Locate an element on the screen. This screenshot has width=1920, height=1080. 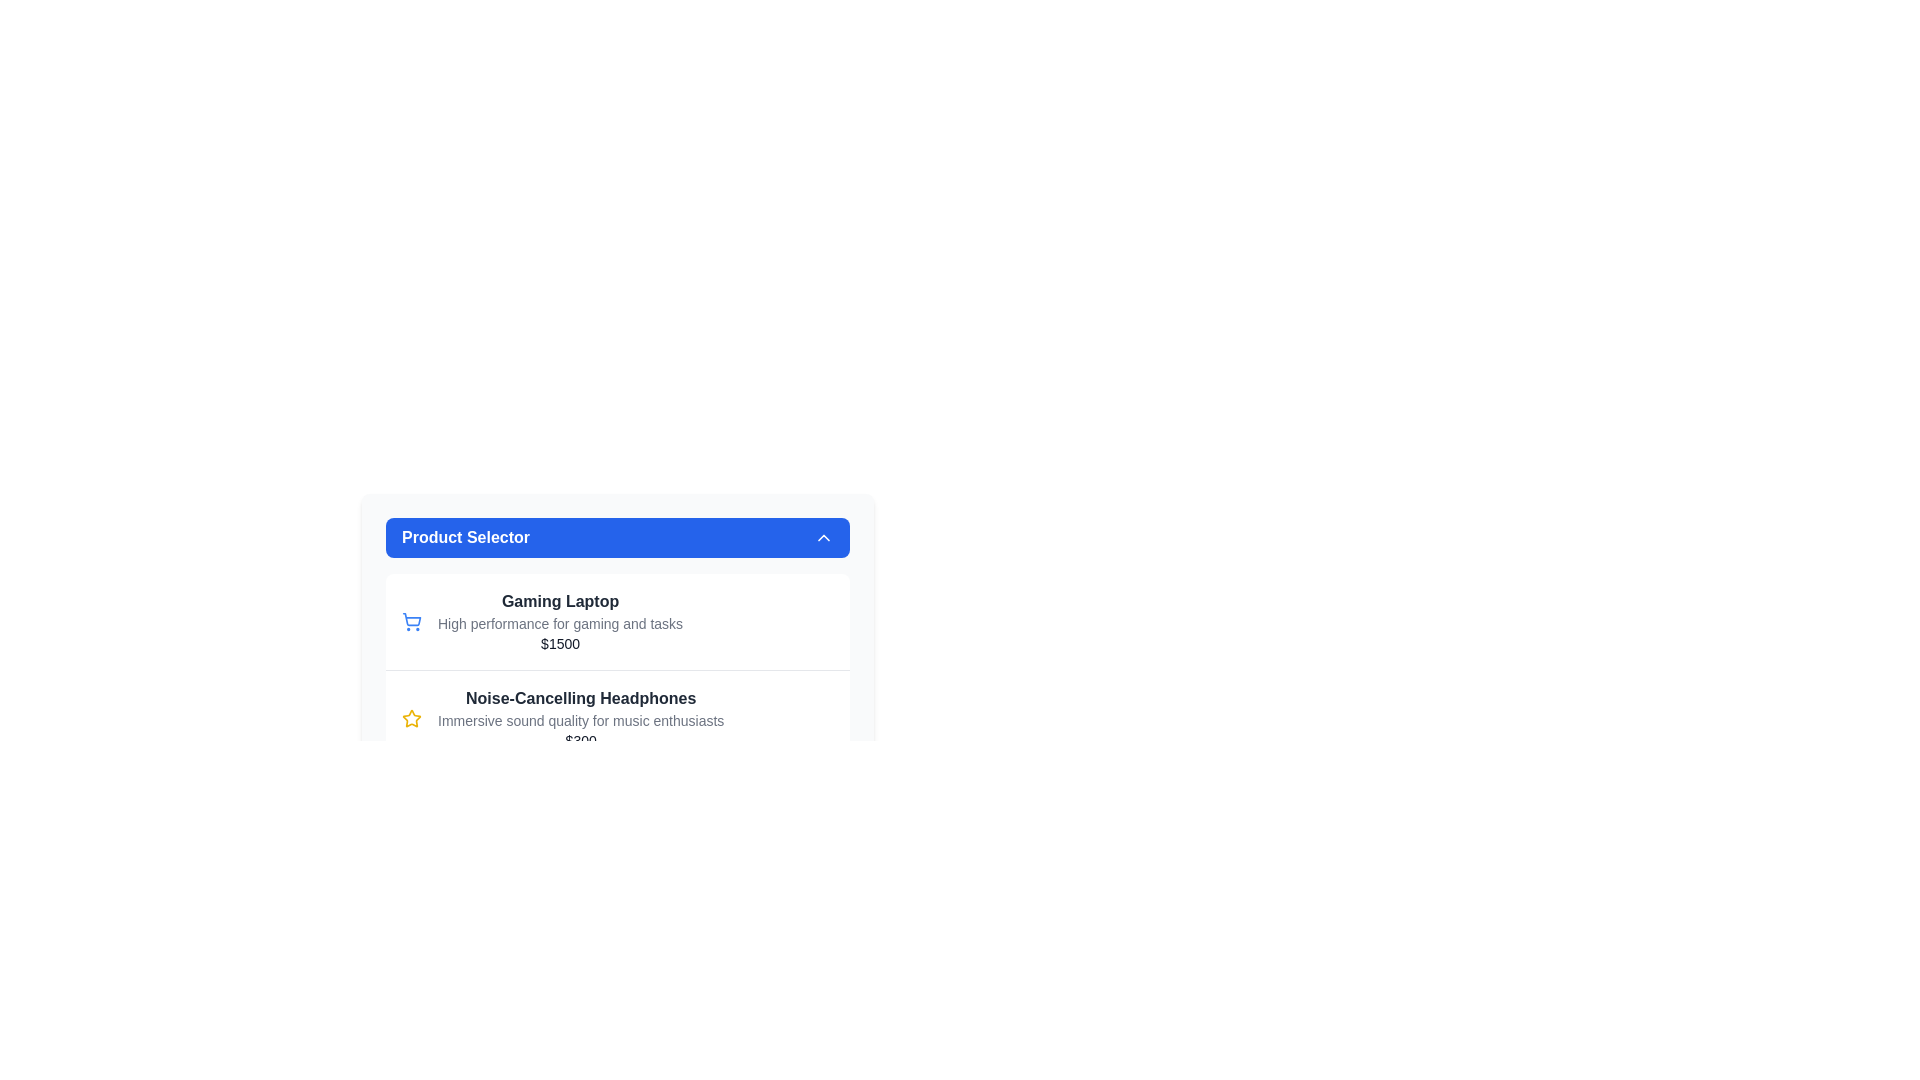
the List item entry for 'Noise-Cancelling Headphones' is located at coordinates (580, 717).